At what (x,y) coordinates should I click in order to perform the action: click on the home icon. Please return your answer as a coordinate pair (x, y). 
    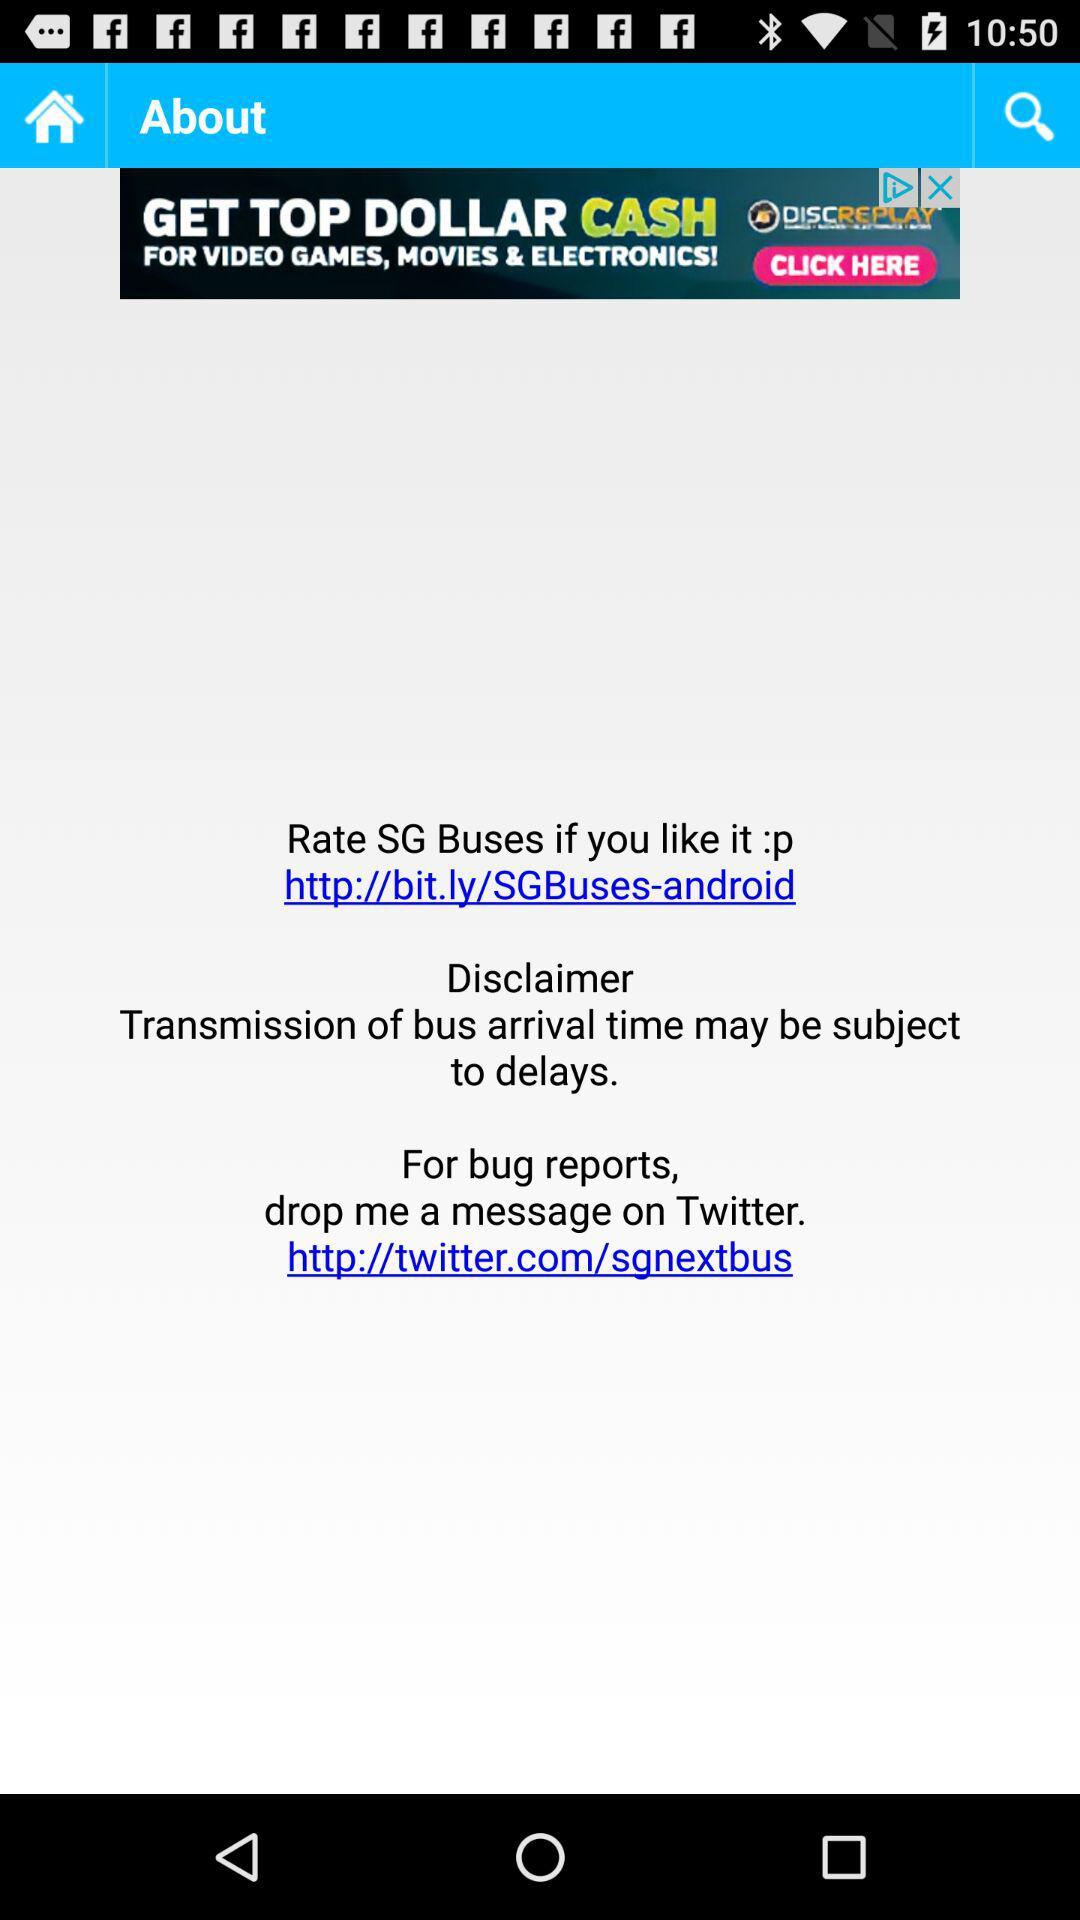
    Looking at the image, I should click on (51, 122).